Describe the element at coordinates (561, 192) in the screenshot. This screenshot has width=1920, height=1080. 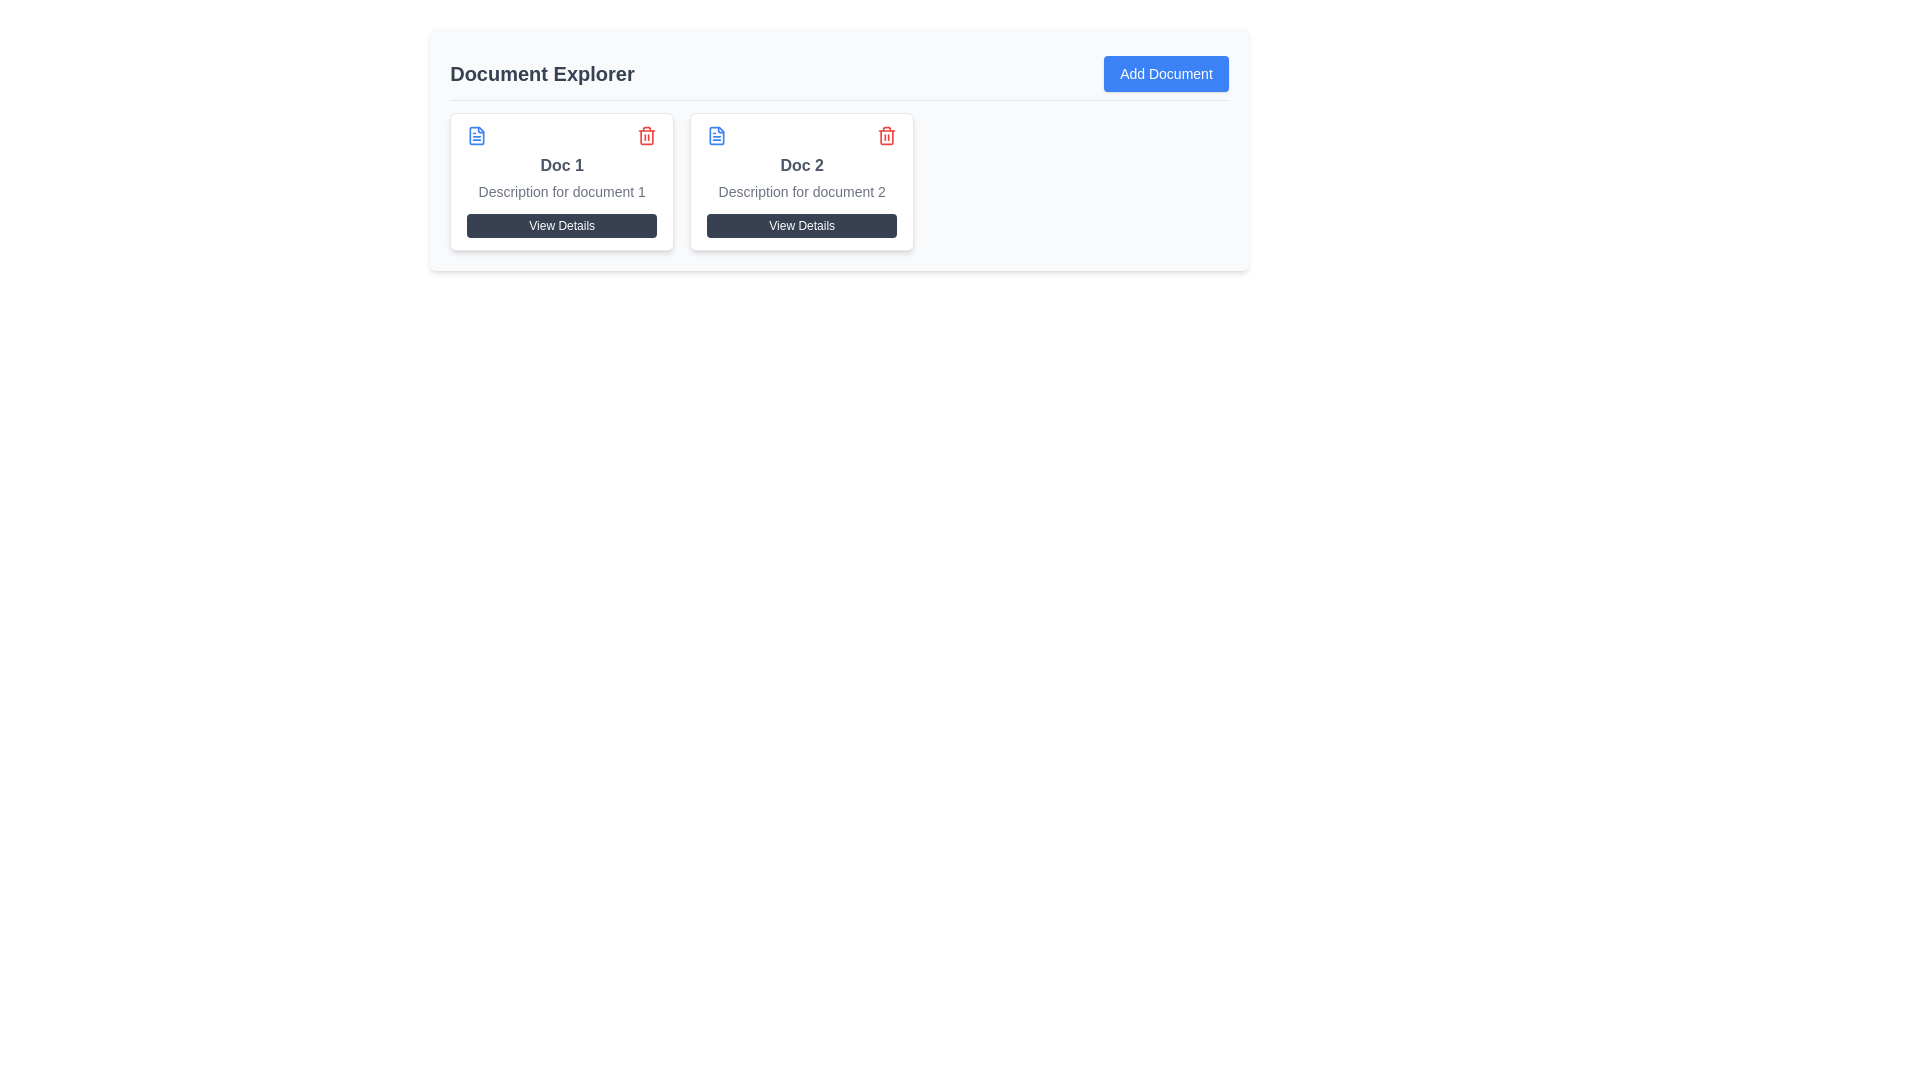
I see `the textual element displaying 'Description for document 1' located beneath the title 'Doc 1' within the left document card` at that location.